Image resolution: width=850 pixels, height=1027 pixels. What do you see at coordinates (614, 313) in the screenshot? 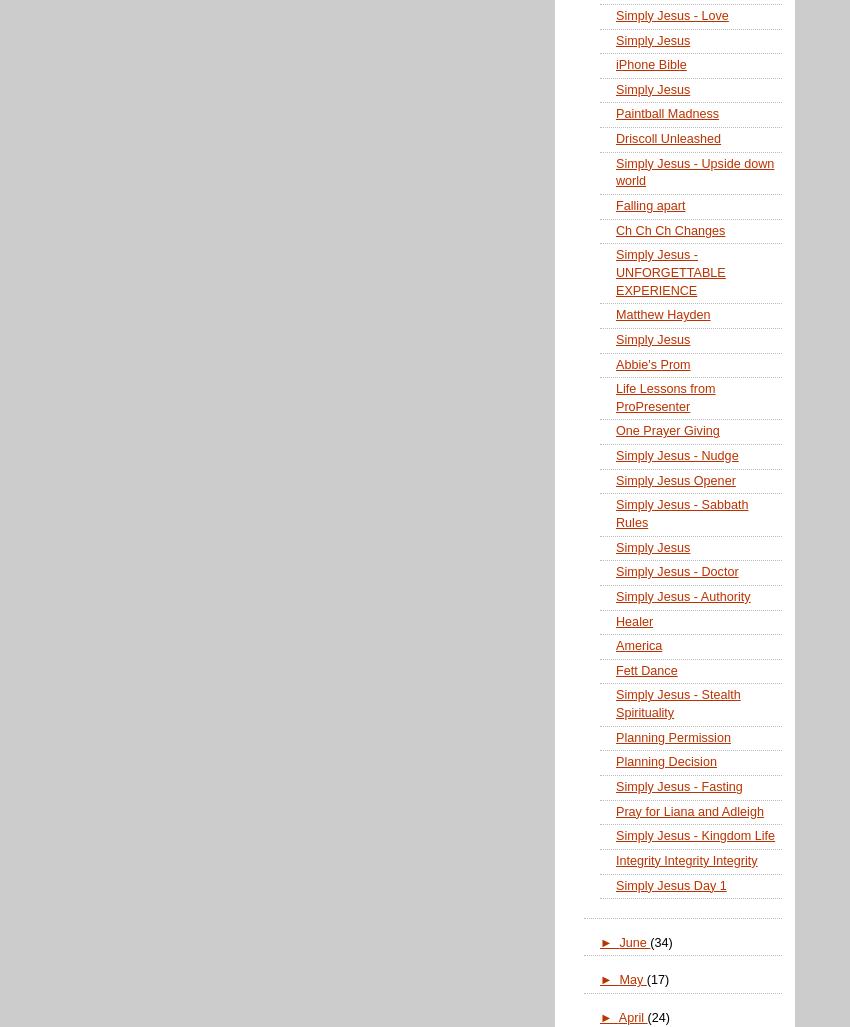
I see `'Matthew Hayden'` at bounding box center [614, 313].